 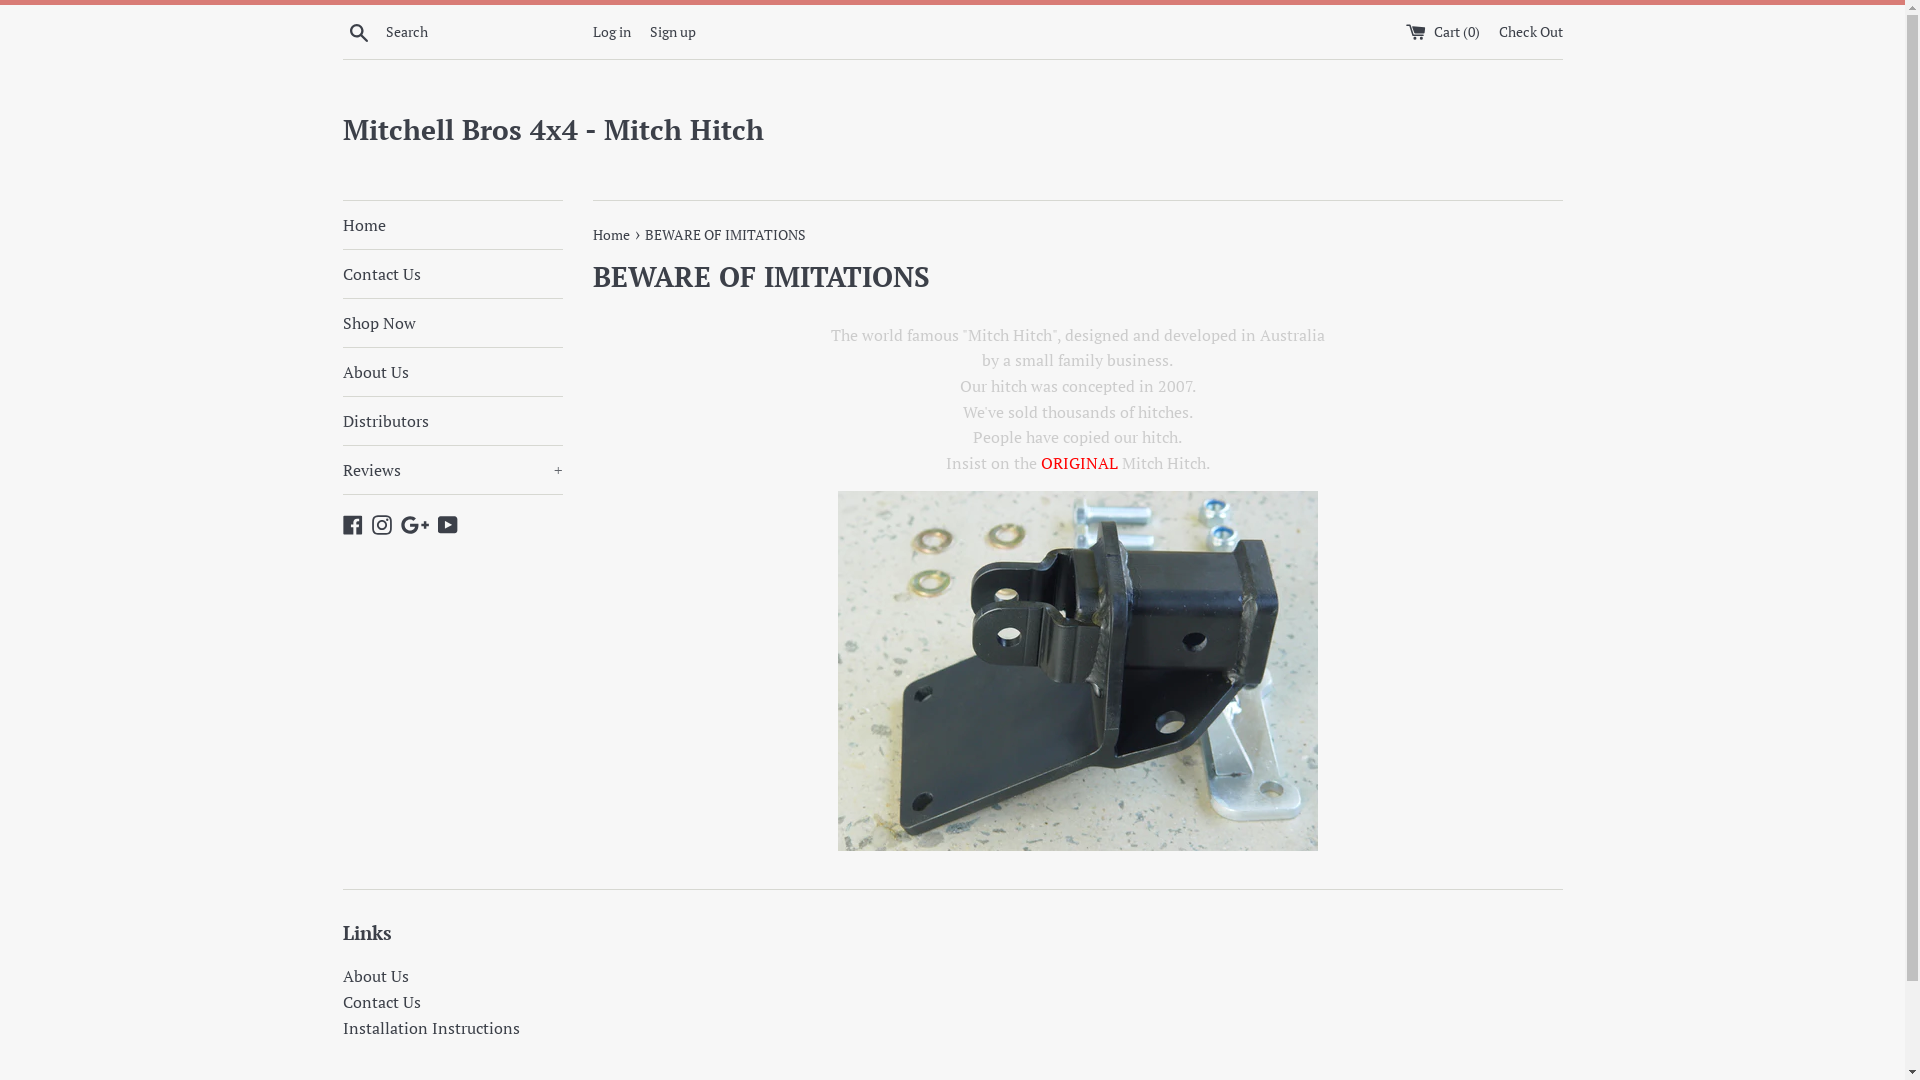 What do you see at coordinates (450, 273) in the screenshot?
I see `'Contact Us'` at bounding box center [450, 273].